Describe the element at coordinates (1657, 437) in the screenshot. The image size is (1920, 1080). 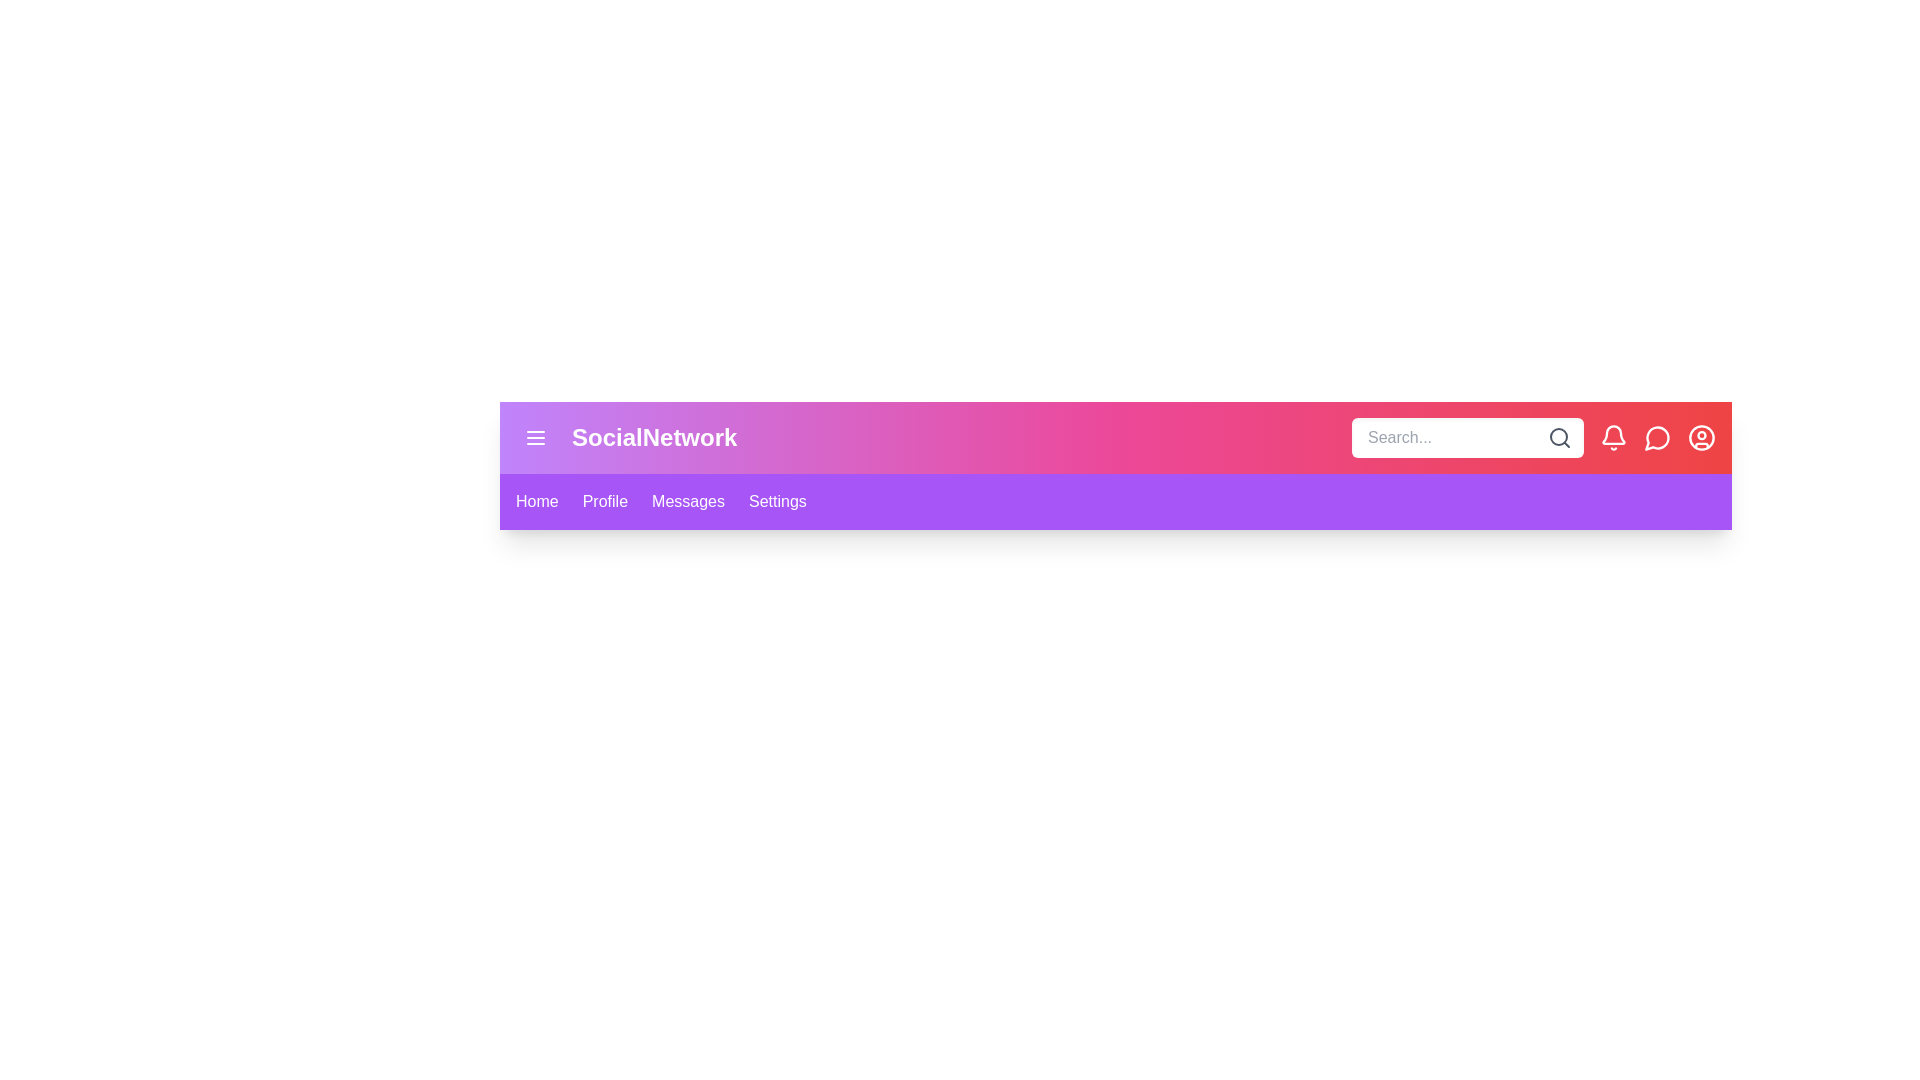
I see `the icons: message` at that location.